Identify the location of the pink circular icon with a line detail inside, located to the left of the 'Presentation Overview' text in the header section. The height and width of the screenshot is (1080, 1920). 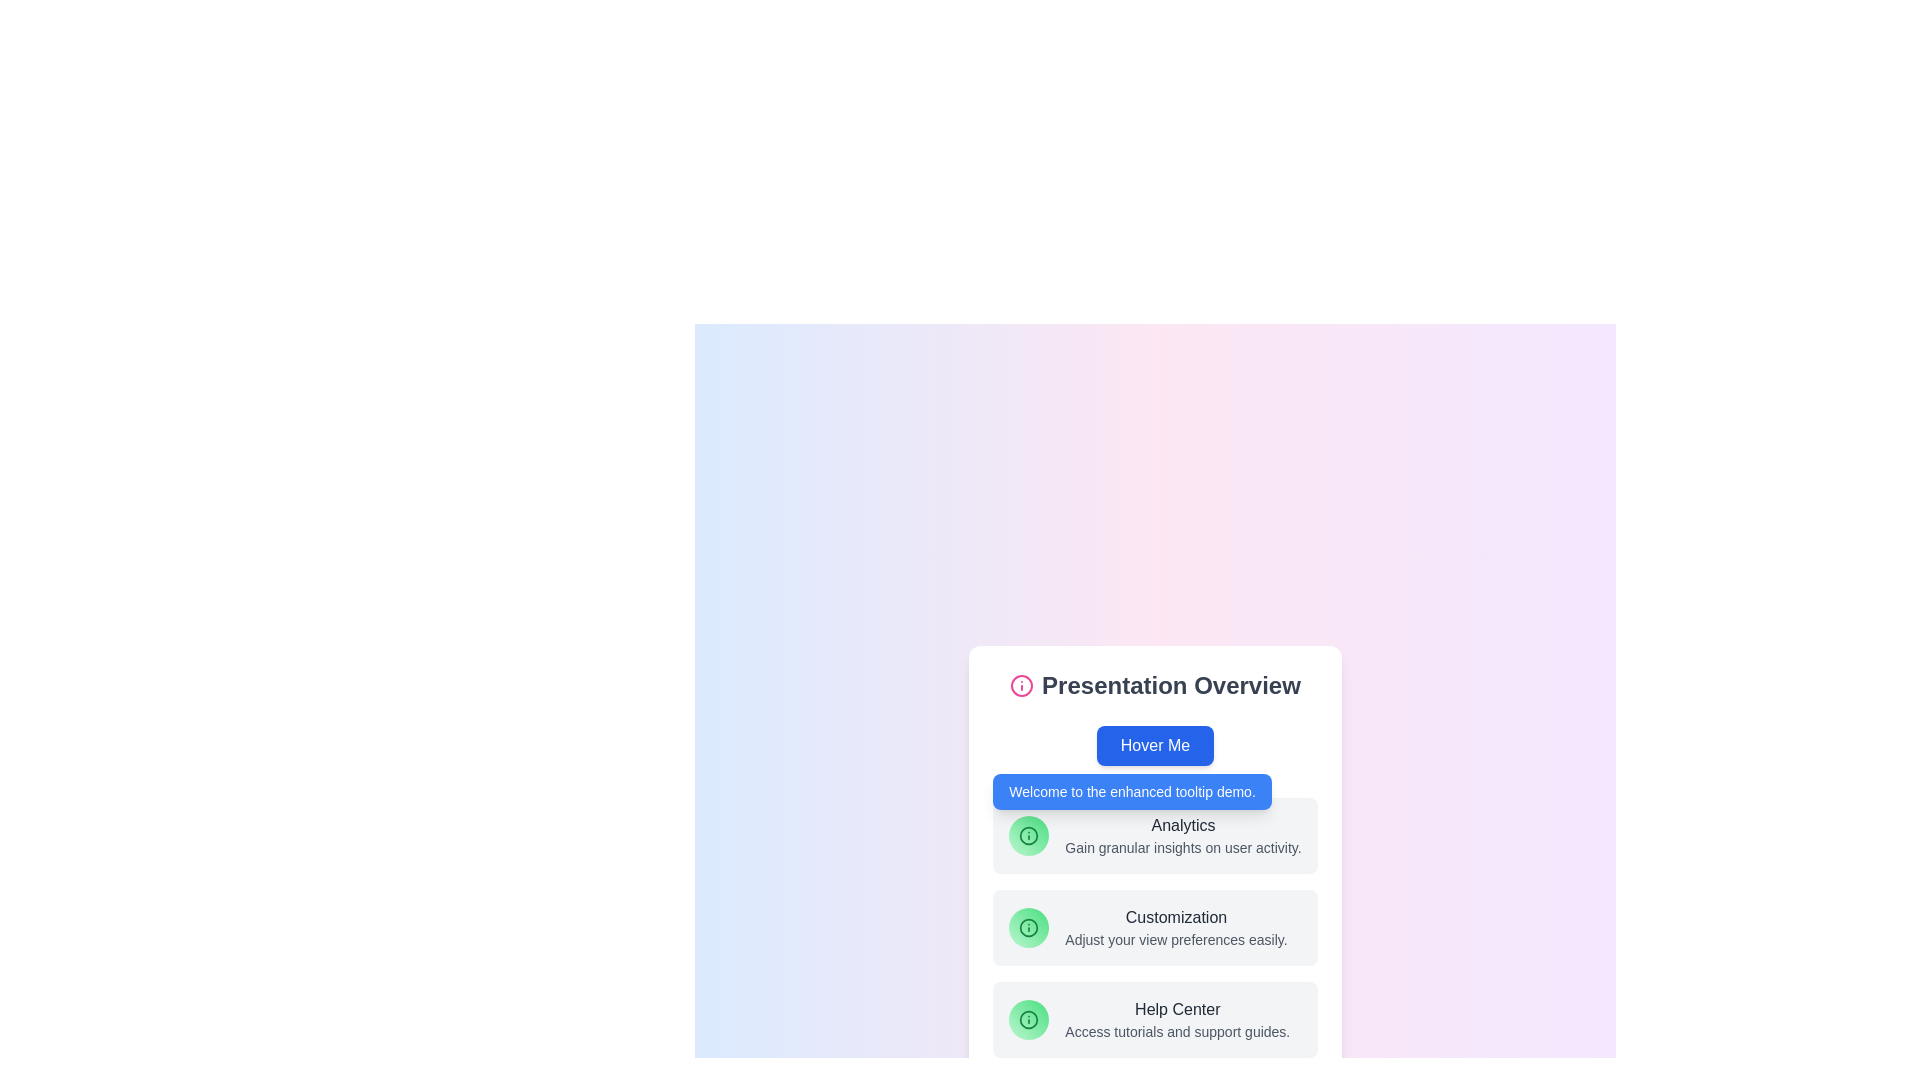
(1022, 685).